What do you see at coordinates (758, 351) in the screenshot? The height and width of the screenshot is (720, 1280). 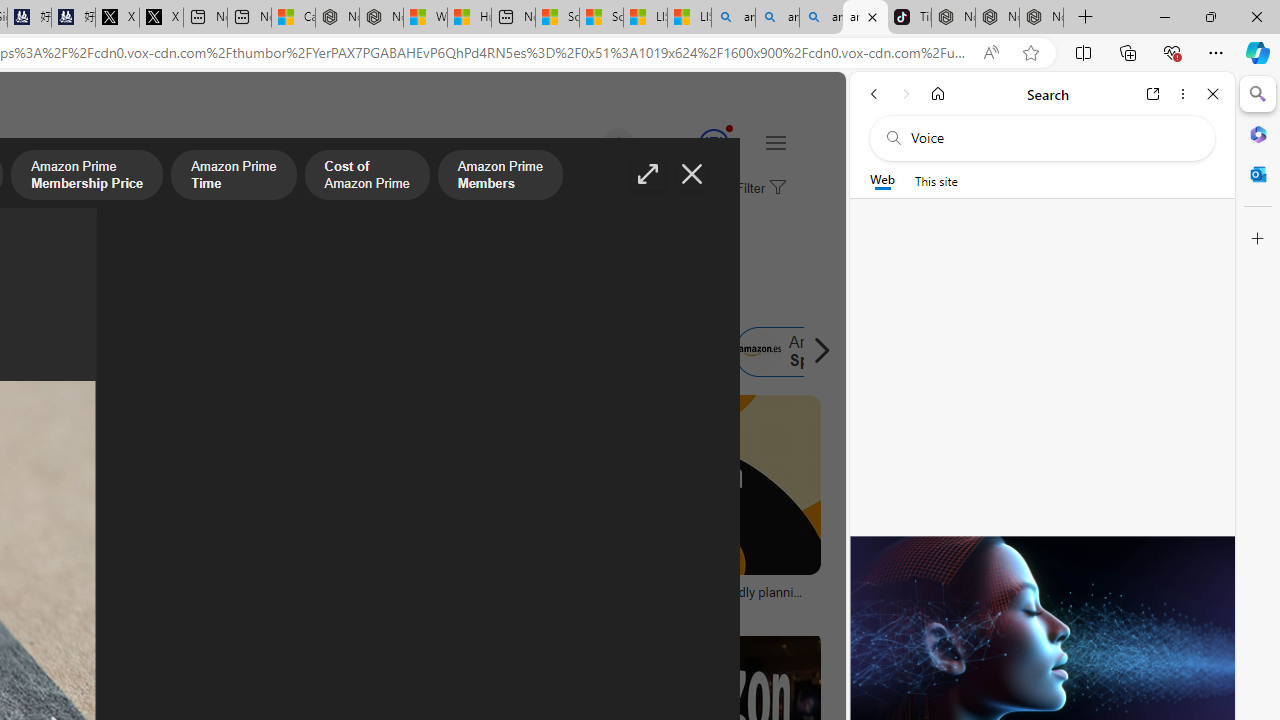 I see `'Amazon Spain'` at bounding box center [758, 351].